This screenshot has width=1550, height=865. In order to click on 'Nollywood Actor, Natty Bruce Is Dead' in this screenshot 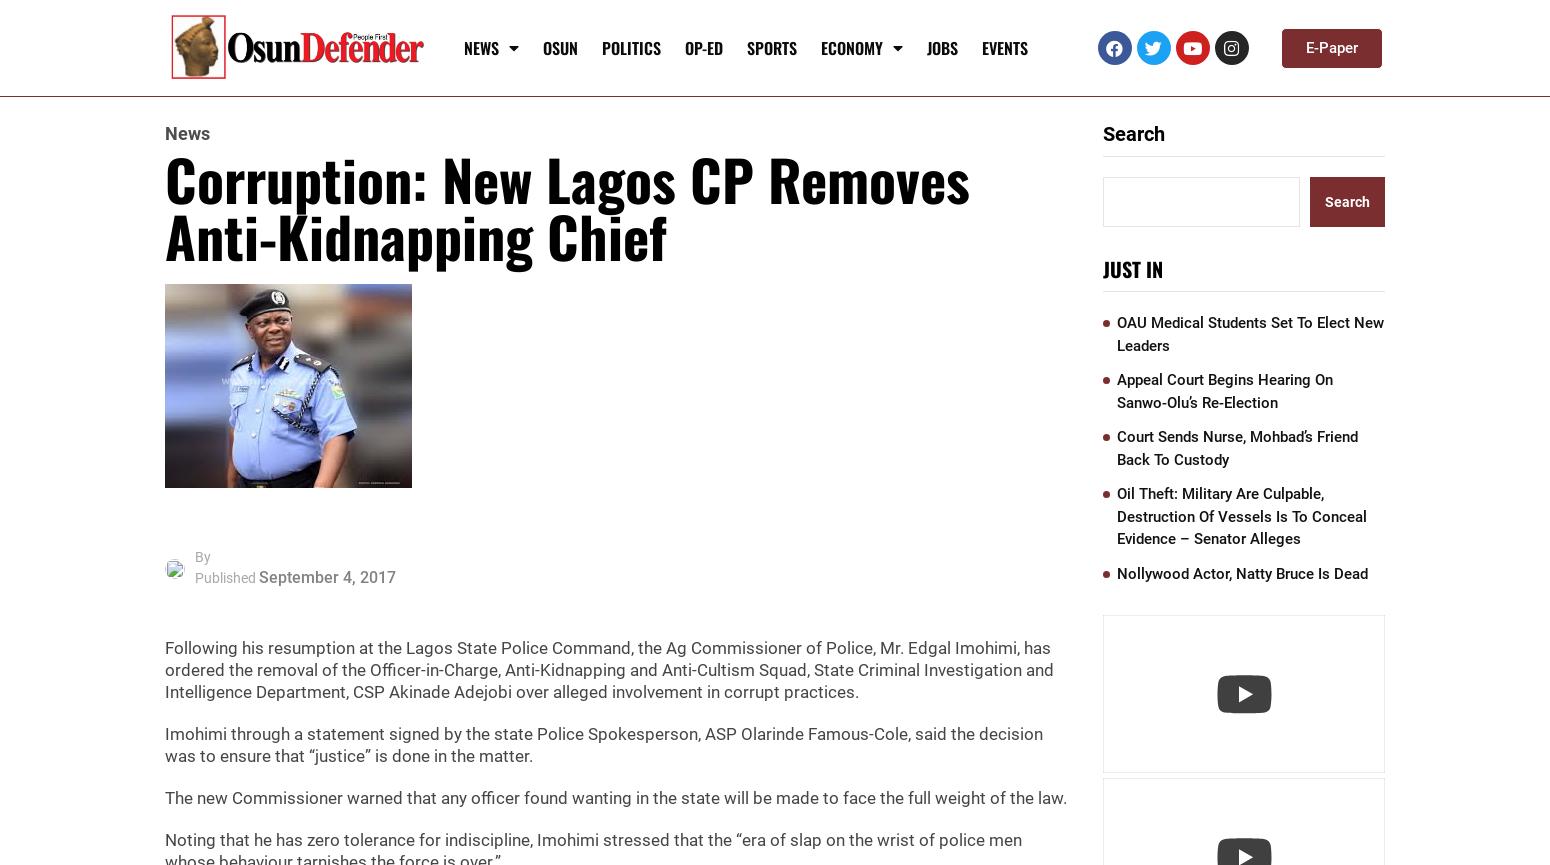, I will do `click(1240, 571)`.